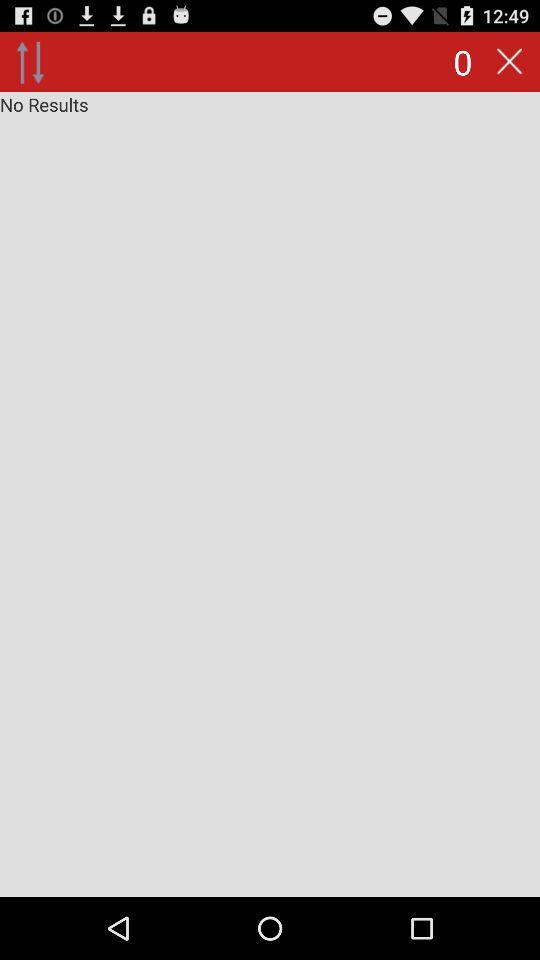 This screenshot has width=540, height=960. Describe the element at coordinates (270, 493) in the screenshot. I see `item at the center` at that location.